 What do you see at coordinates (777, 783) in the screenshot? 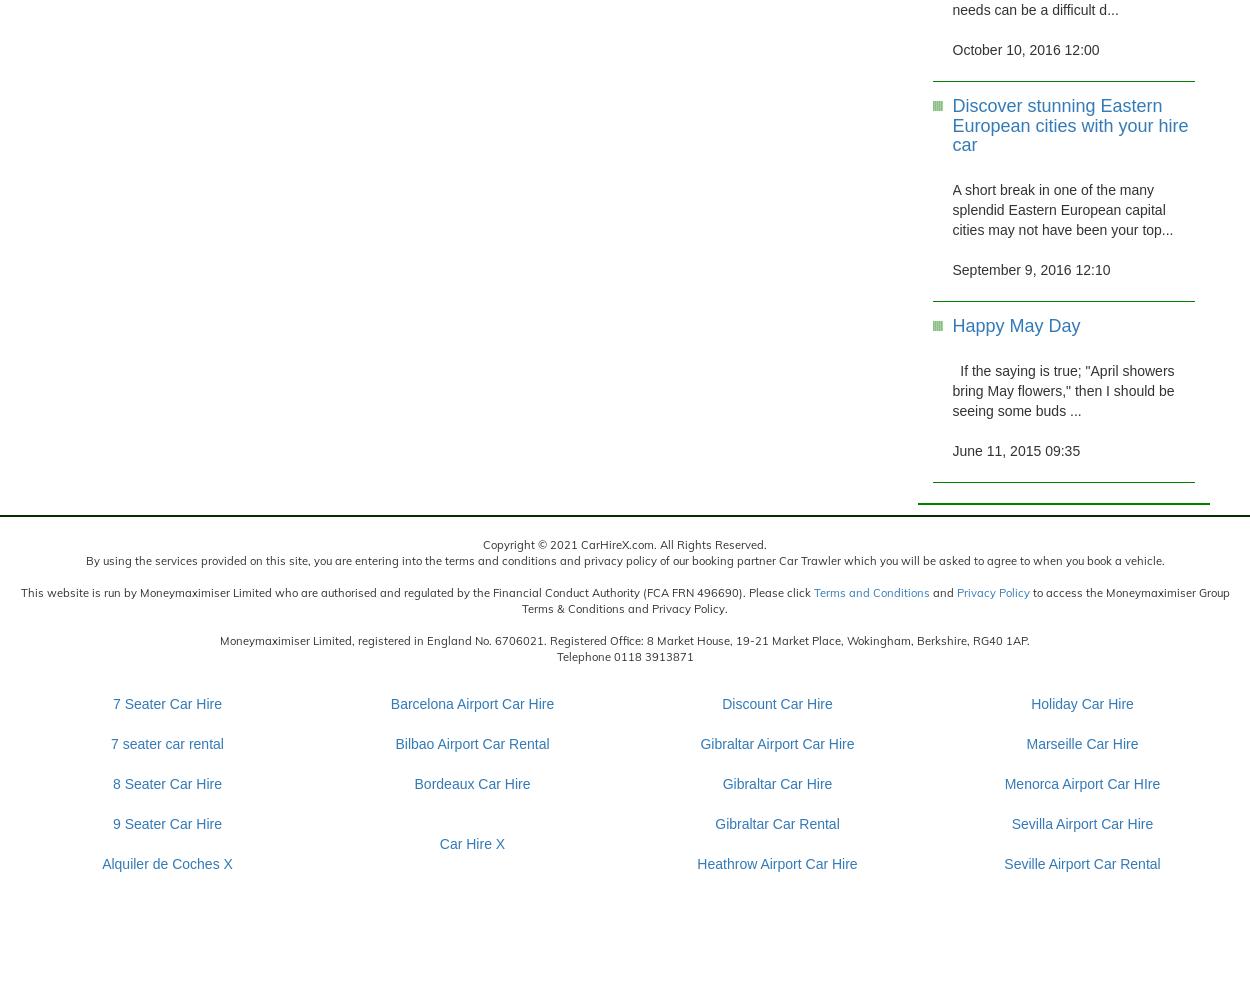
I see `'Gibraltar Car Hire'` at bounding box center [777, 783].